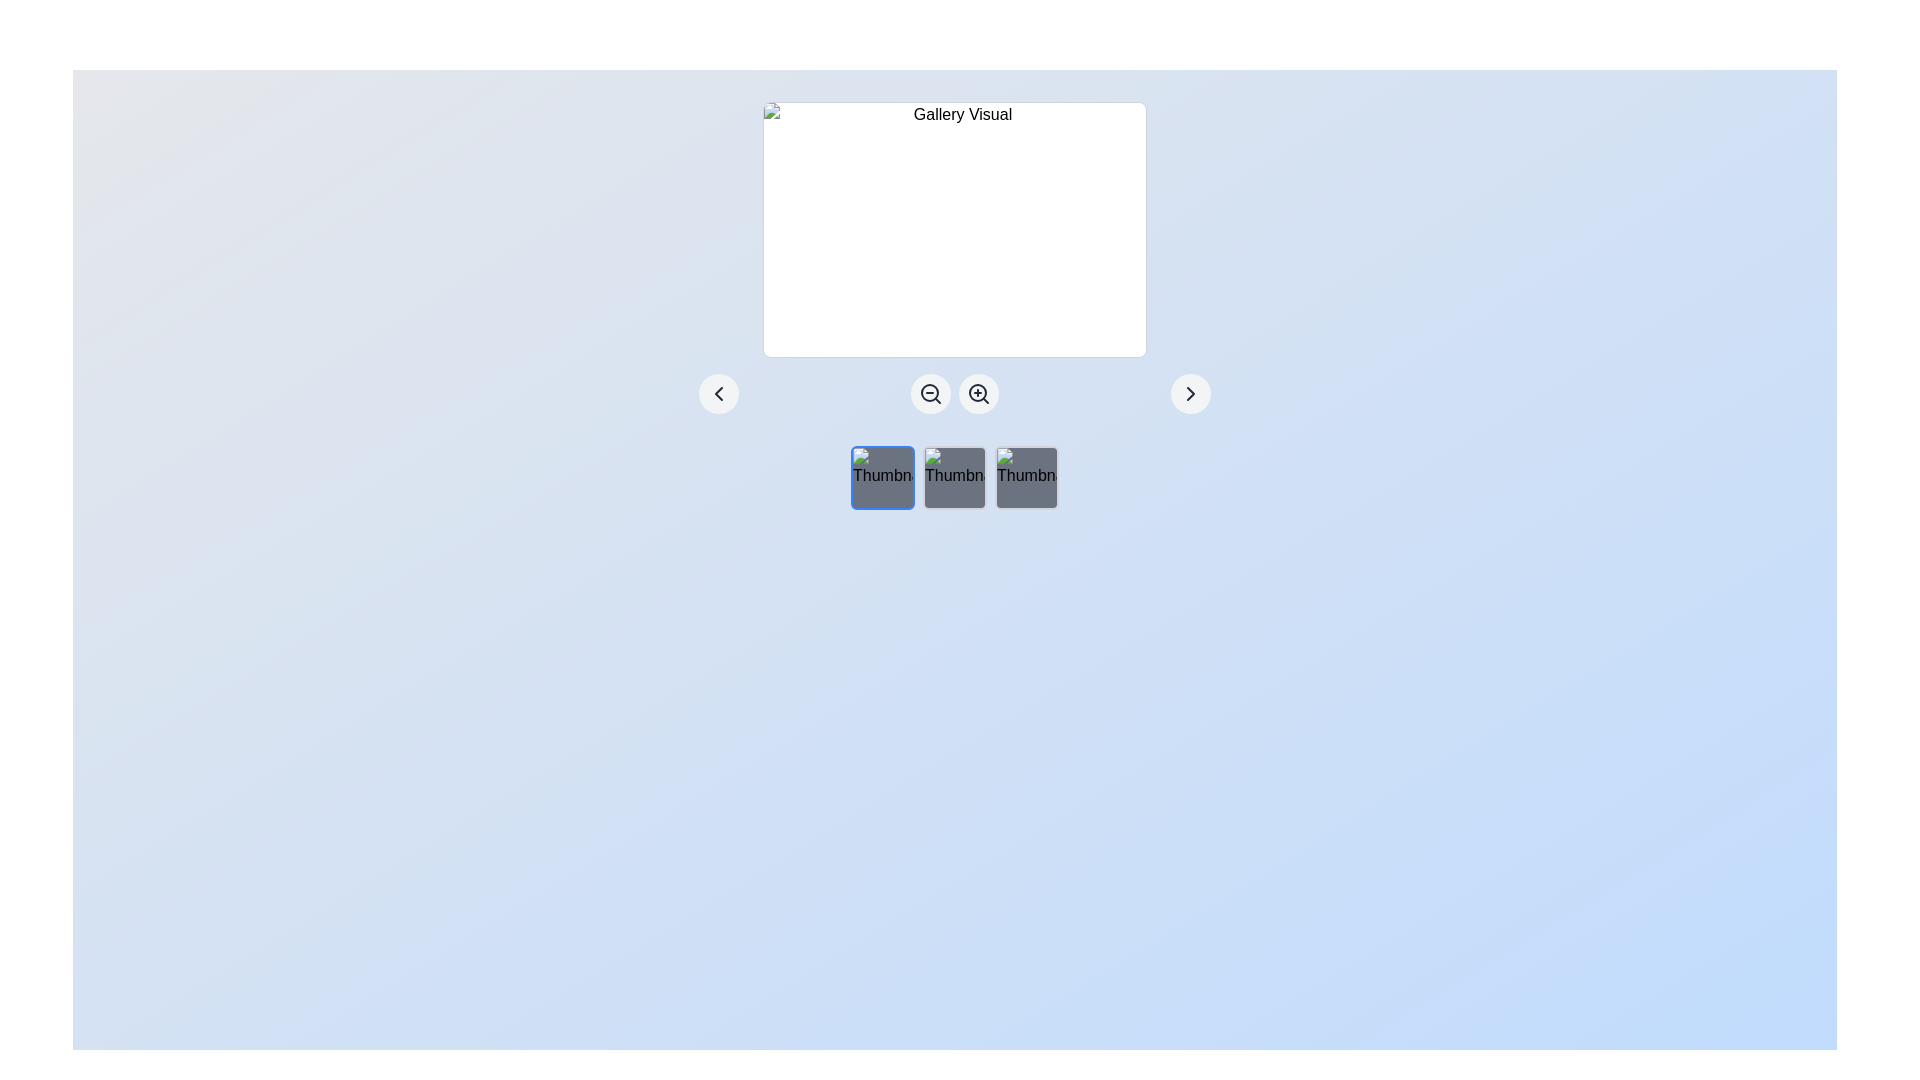  Describe the element at coordinates (954, 229) in the screenshot. I see `the image placeholder located` at that location.